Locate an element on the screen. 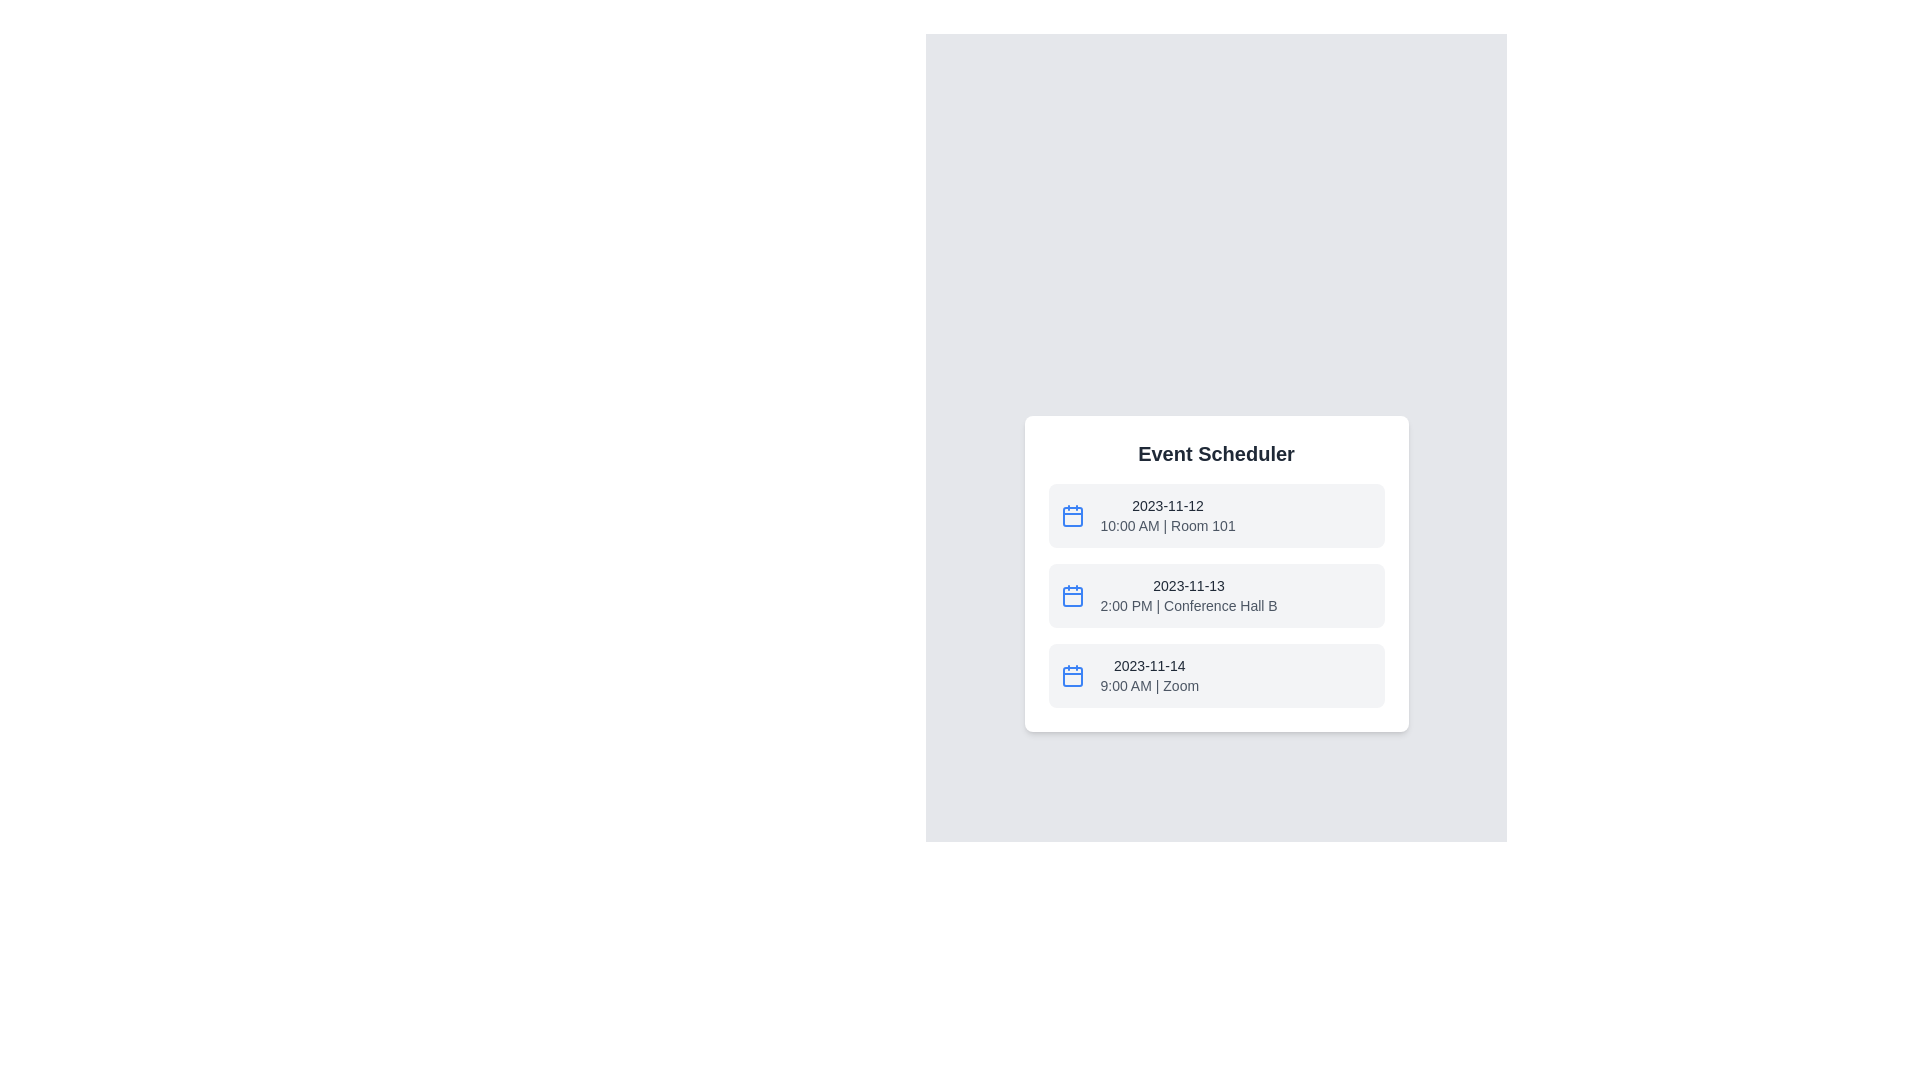 This screenshot has height=1080, width=1920. the calendar icon located to the left of the text '2023-11-13 2:00 PM | Conference Hall B', which is the first icon in the second event entry of the event scheduler interface is located at coordinates (1071, 595).